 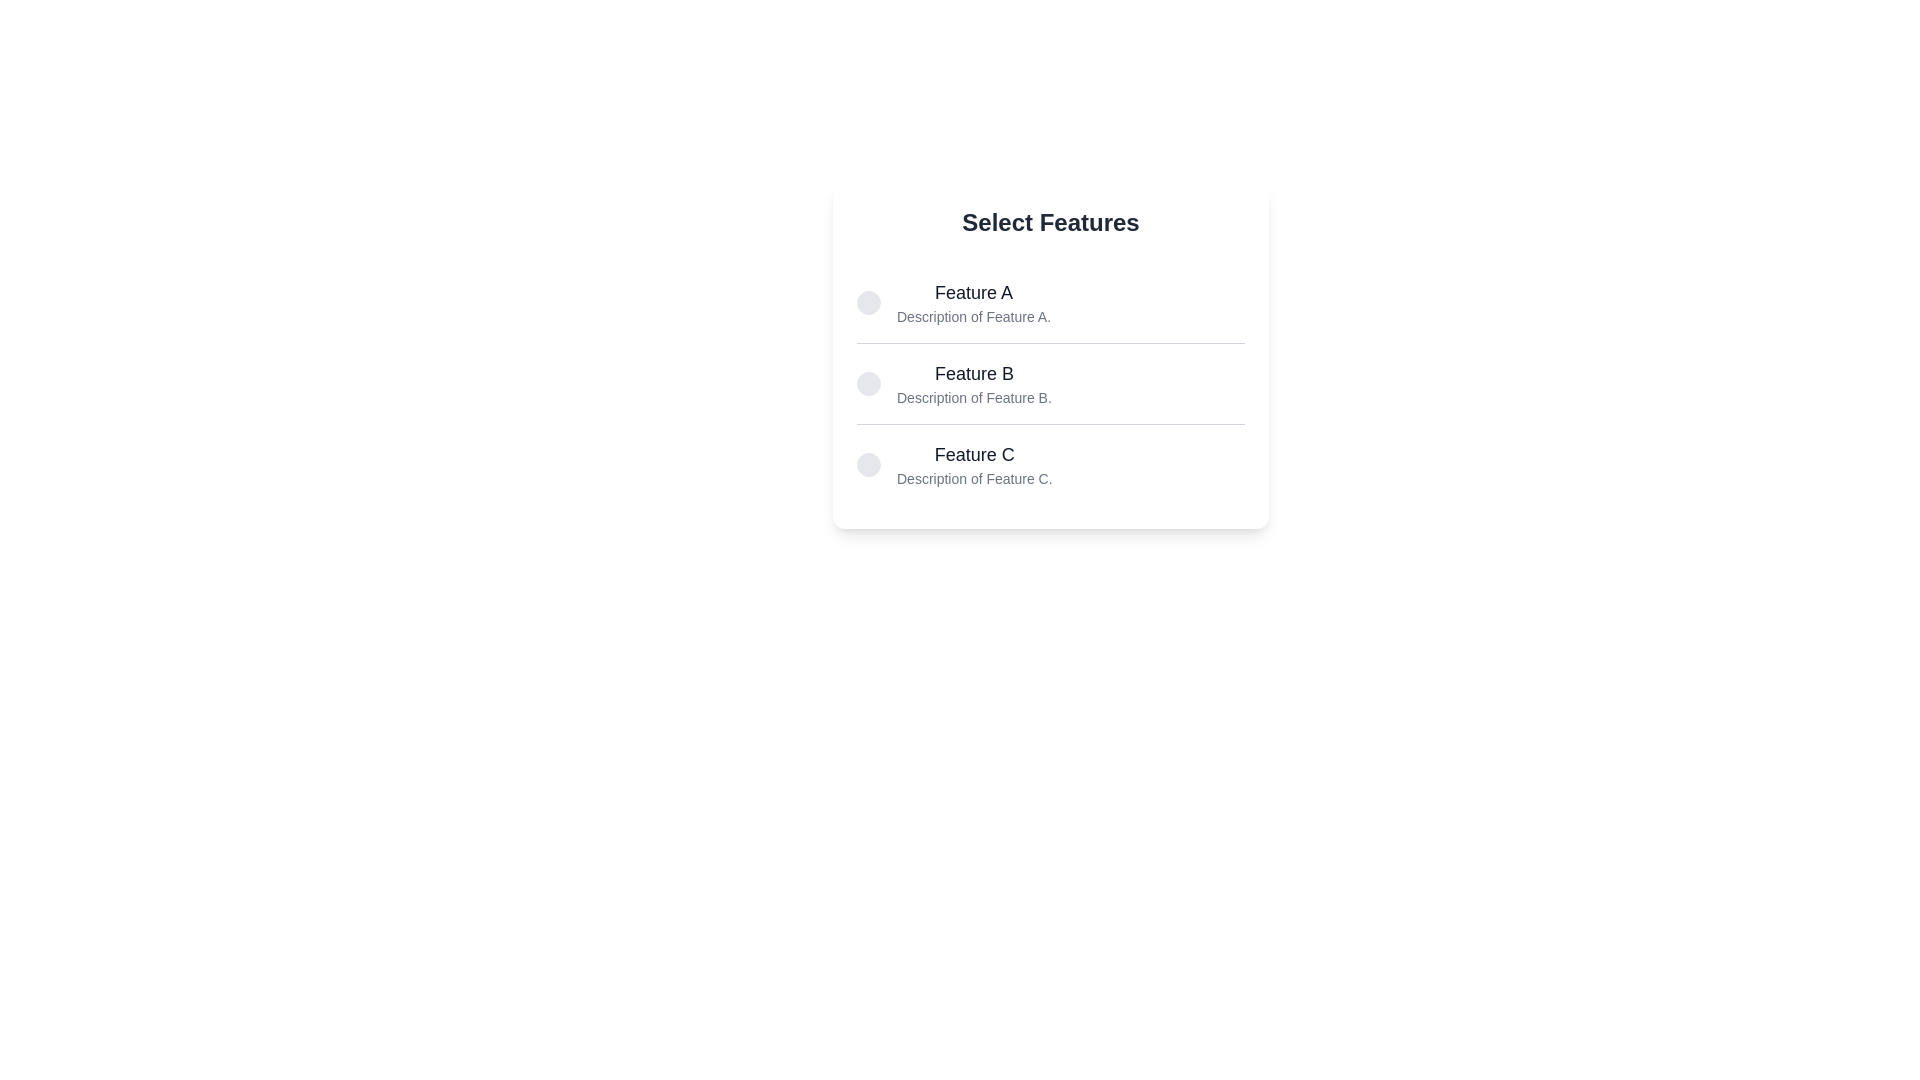 What do you see at coordinates (1050, 223) in the screenshot?
I see `the prominently styled header with the text 'Select Features', which is bold and larger than other text, located at the top center of the white rectangular card` at bounding box center [1050, 223].